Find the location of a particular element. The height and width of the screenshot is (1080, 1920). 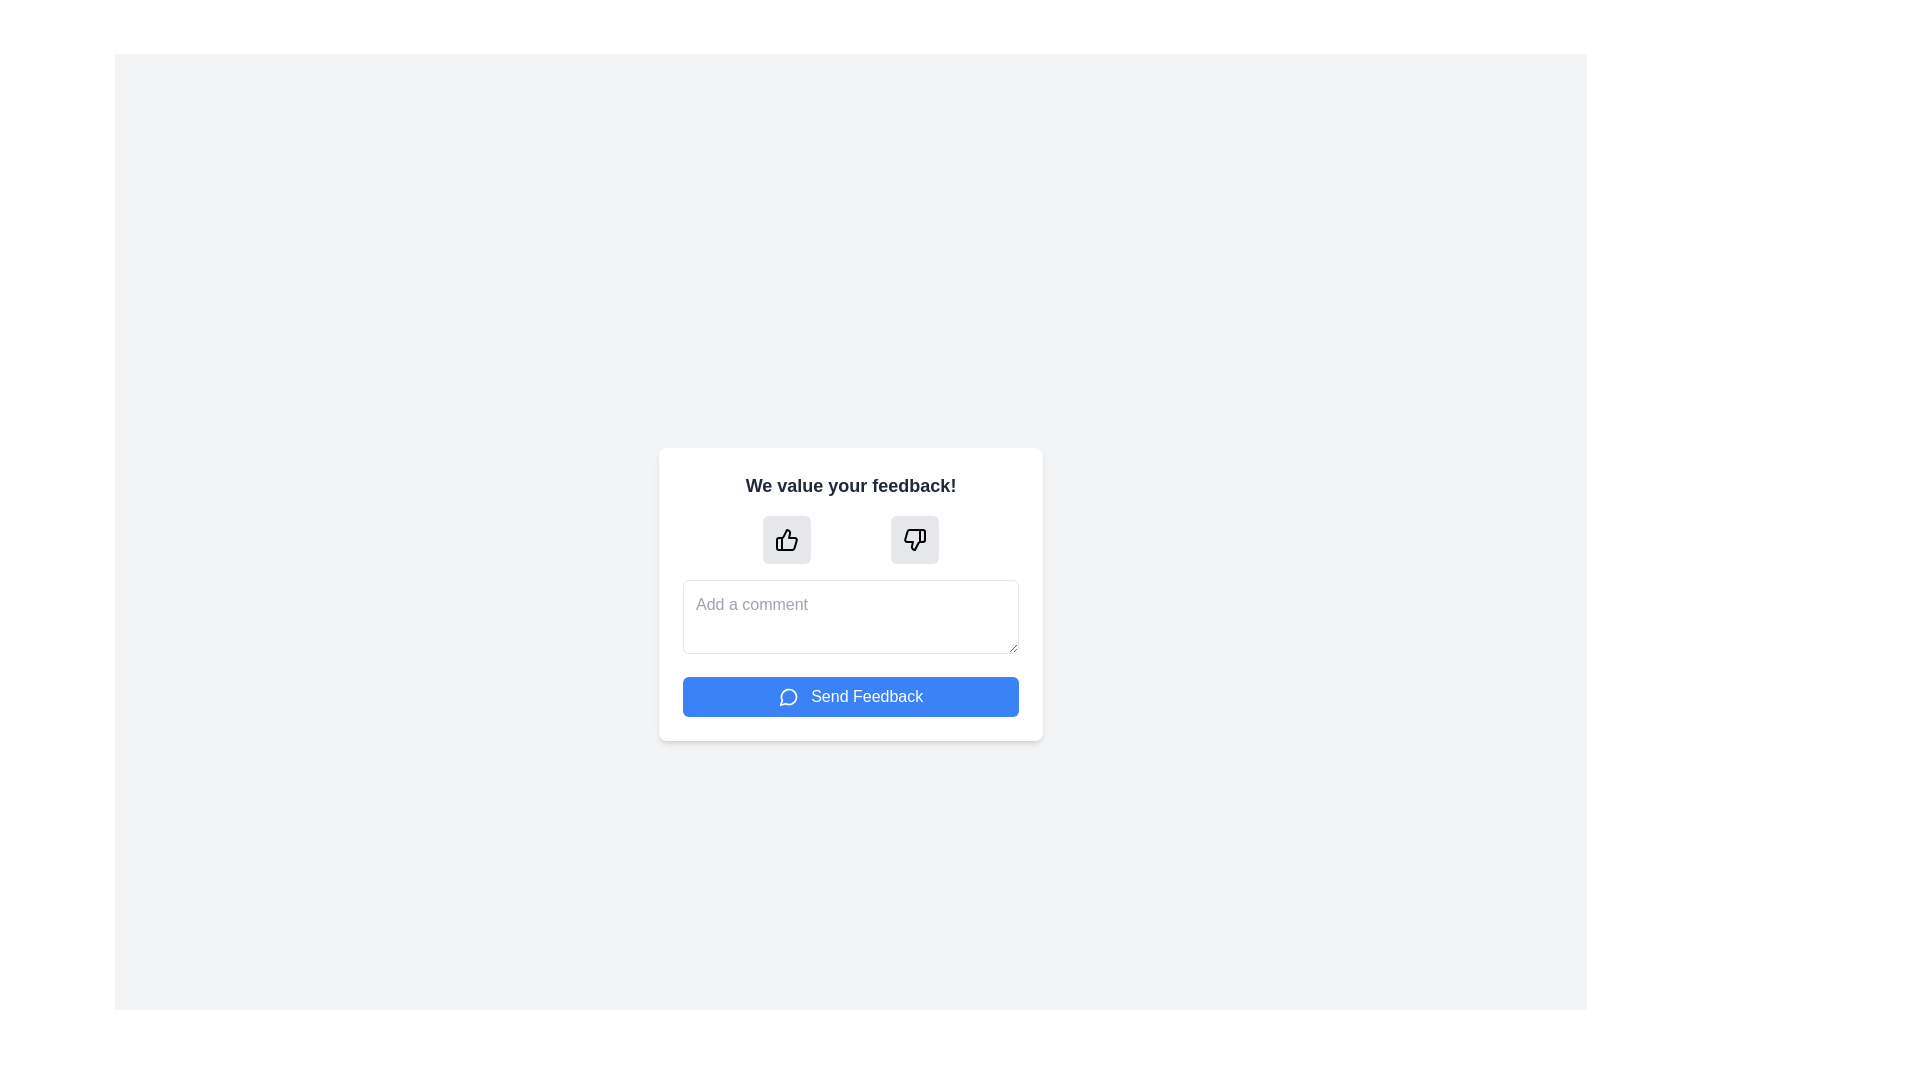

the 'Send Feedback' button with a blue background and white text, located at the bottom center of the feedback card is located at coordinates (850, 695).